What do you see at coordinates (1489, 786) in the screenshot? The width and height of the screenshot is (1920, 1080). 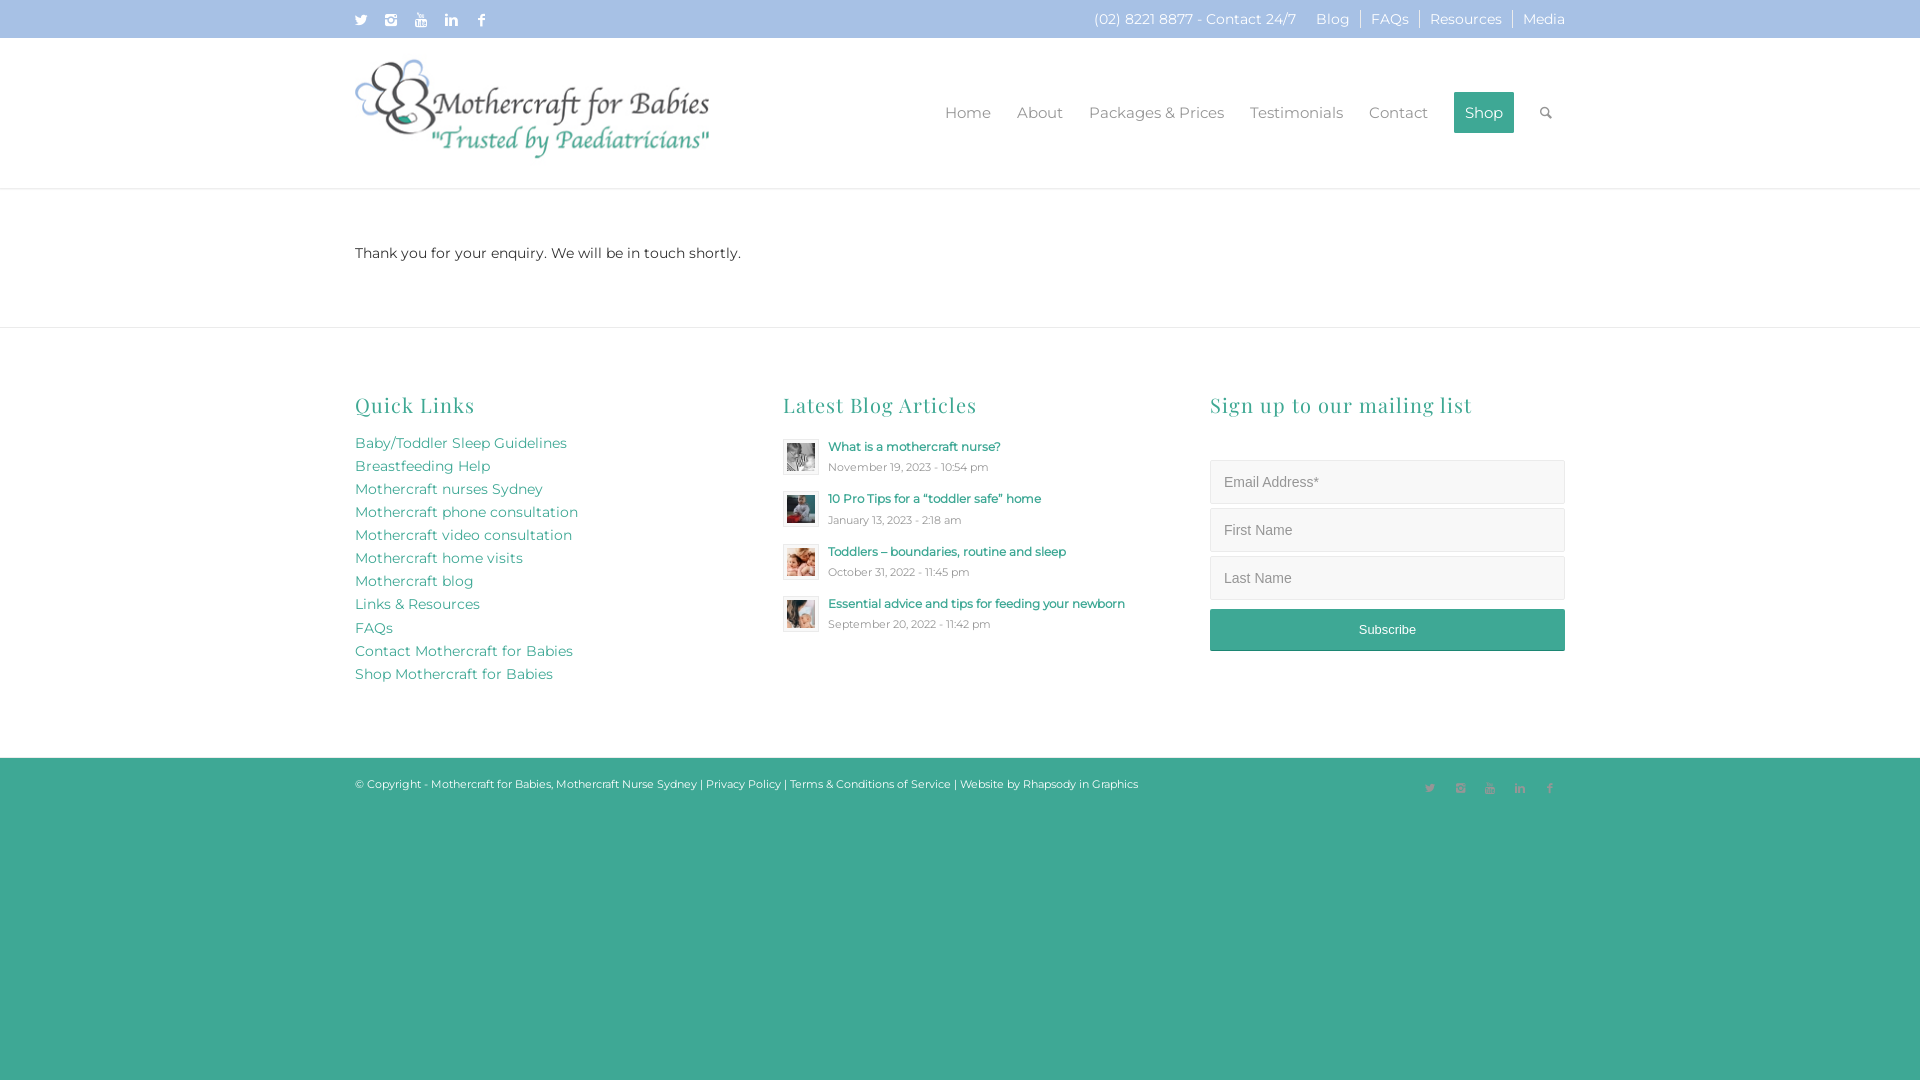 I see `'Youtube'` at bounding box center [1489, 786].